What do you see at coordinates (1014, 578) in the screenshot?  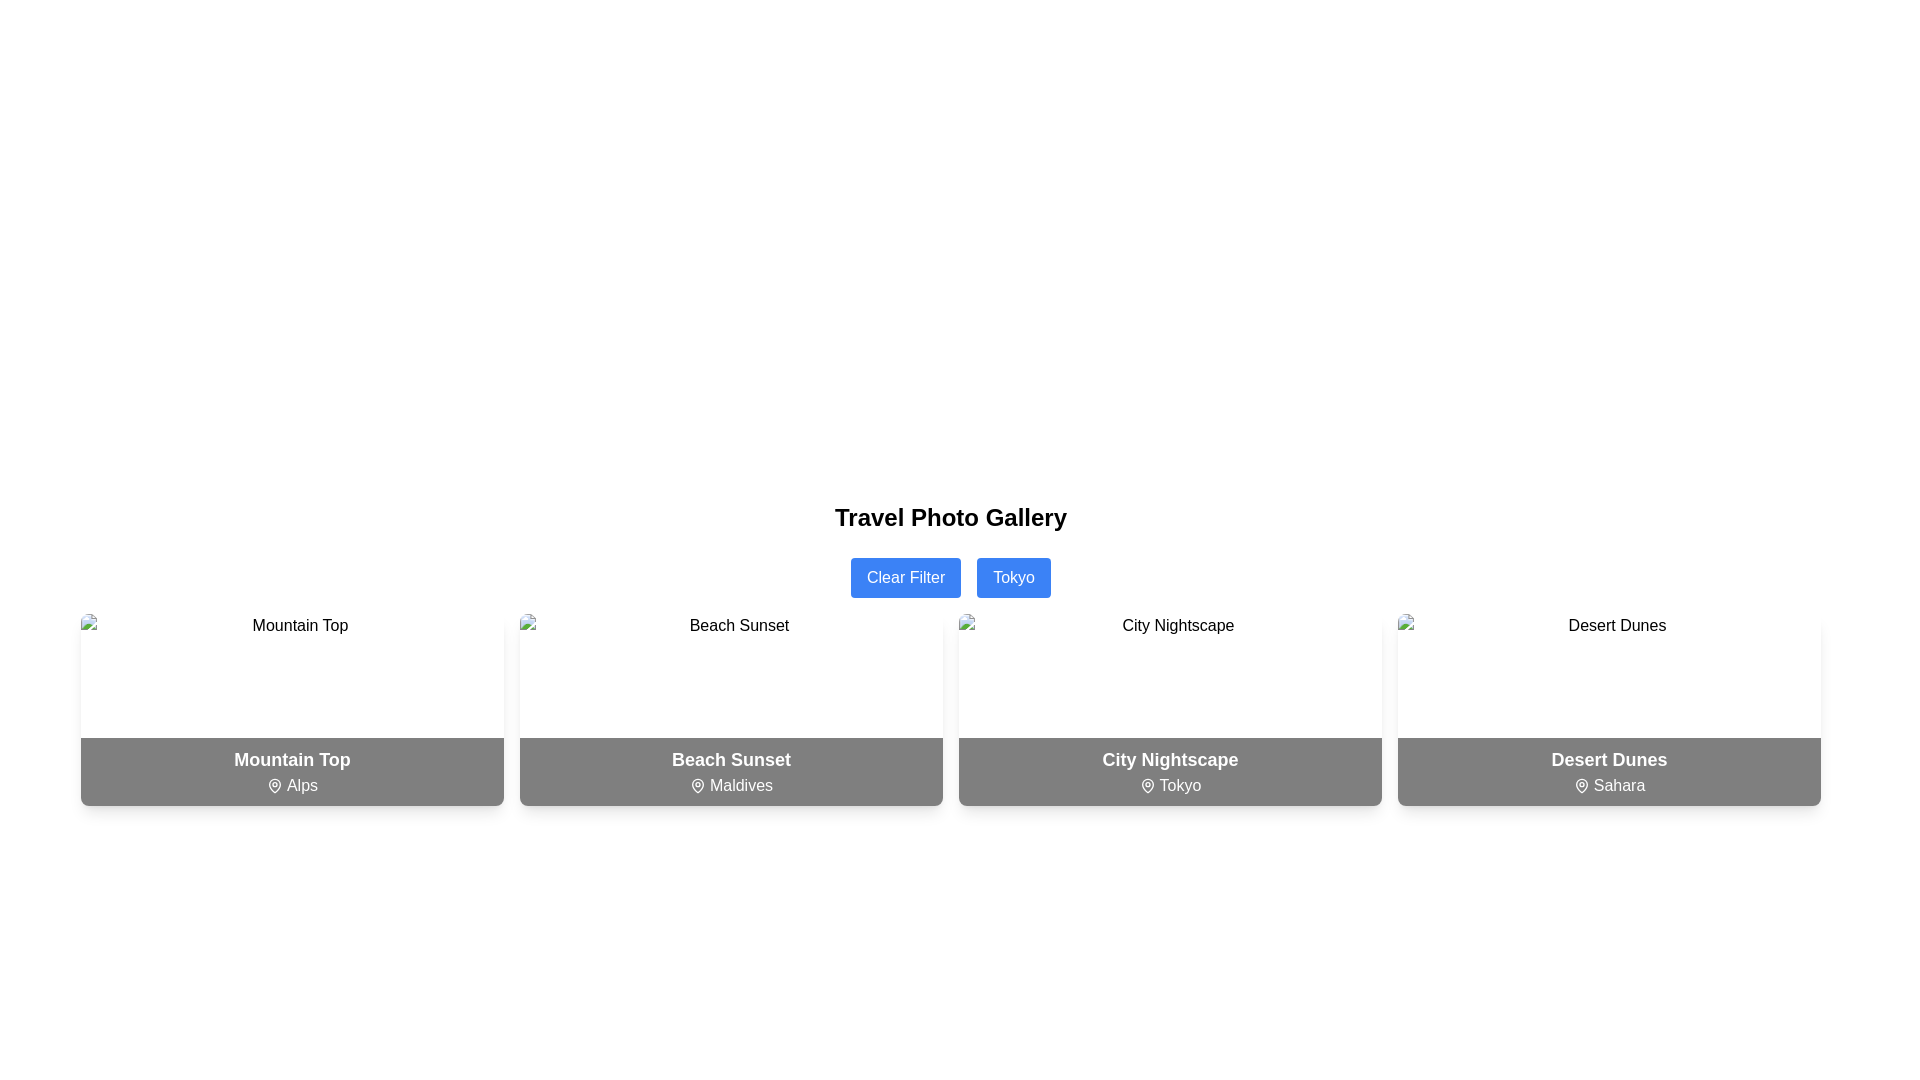 I see `the blue rectangular button labeled 'Tokyo'` at bounding box center [1014, 578].